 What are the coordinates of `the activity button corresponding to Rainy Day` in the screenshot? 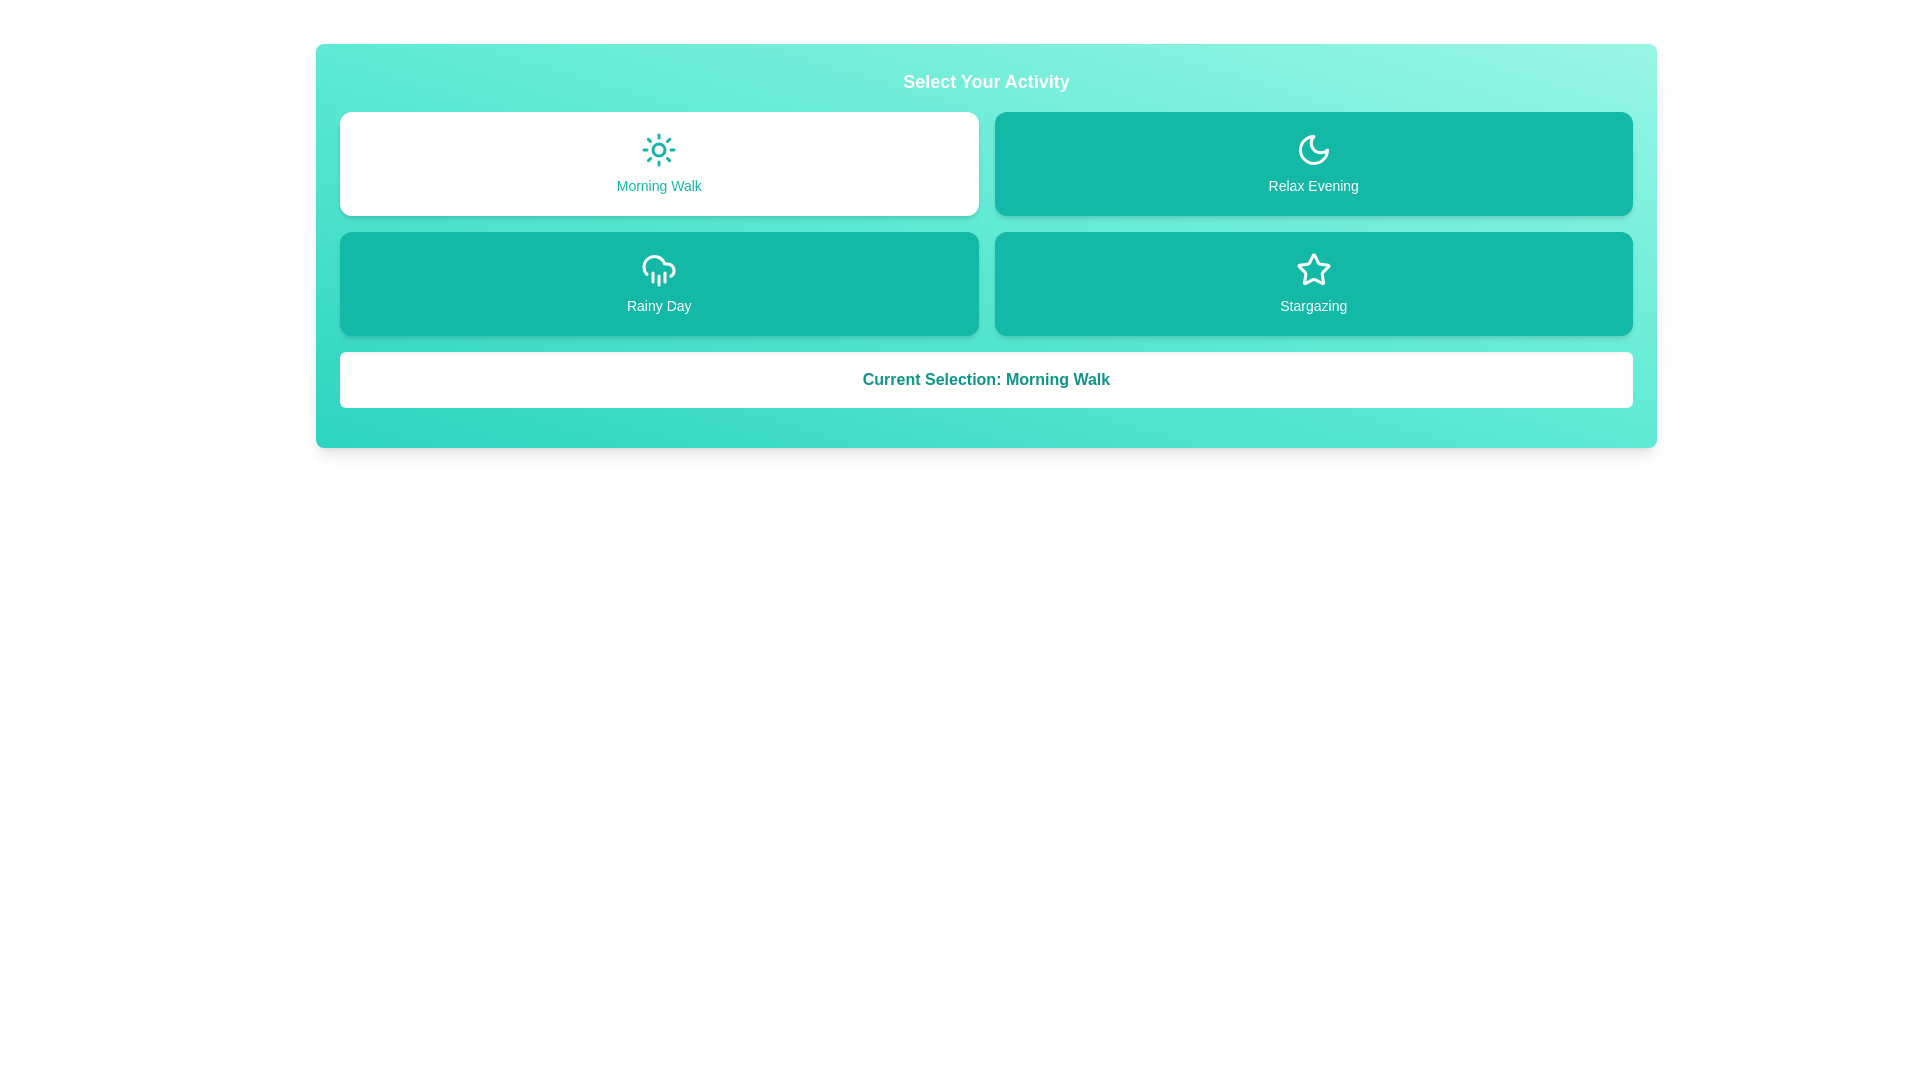 It's located at (659, 284).